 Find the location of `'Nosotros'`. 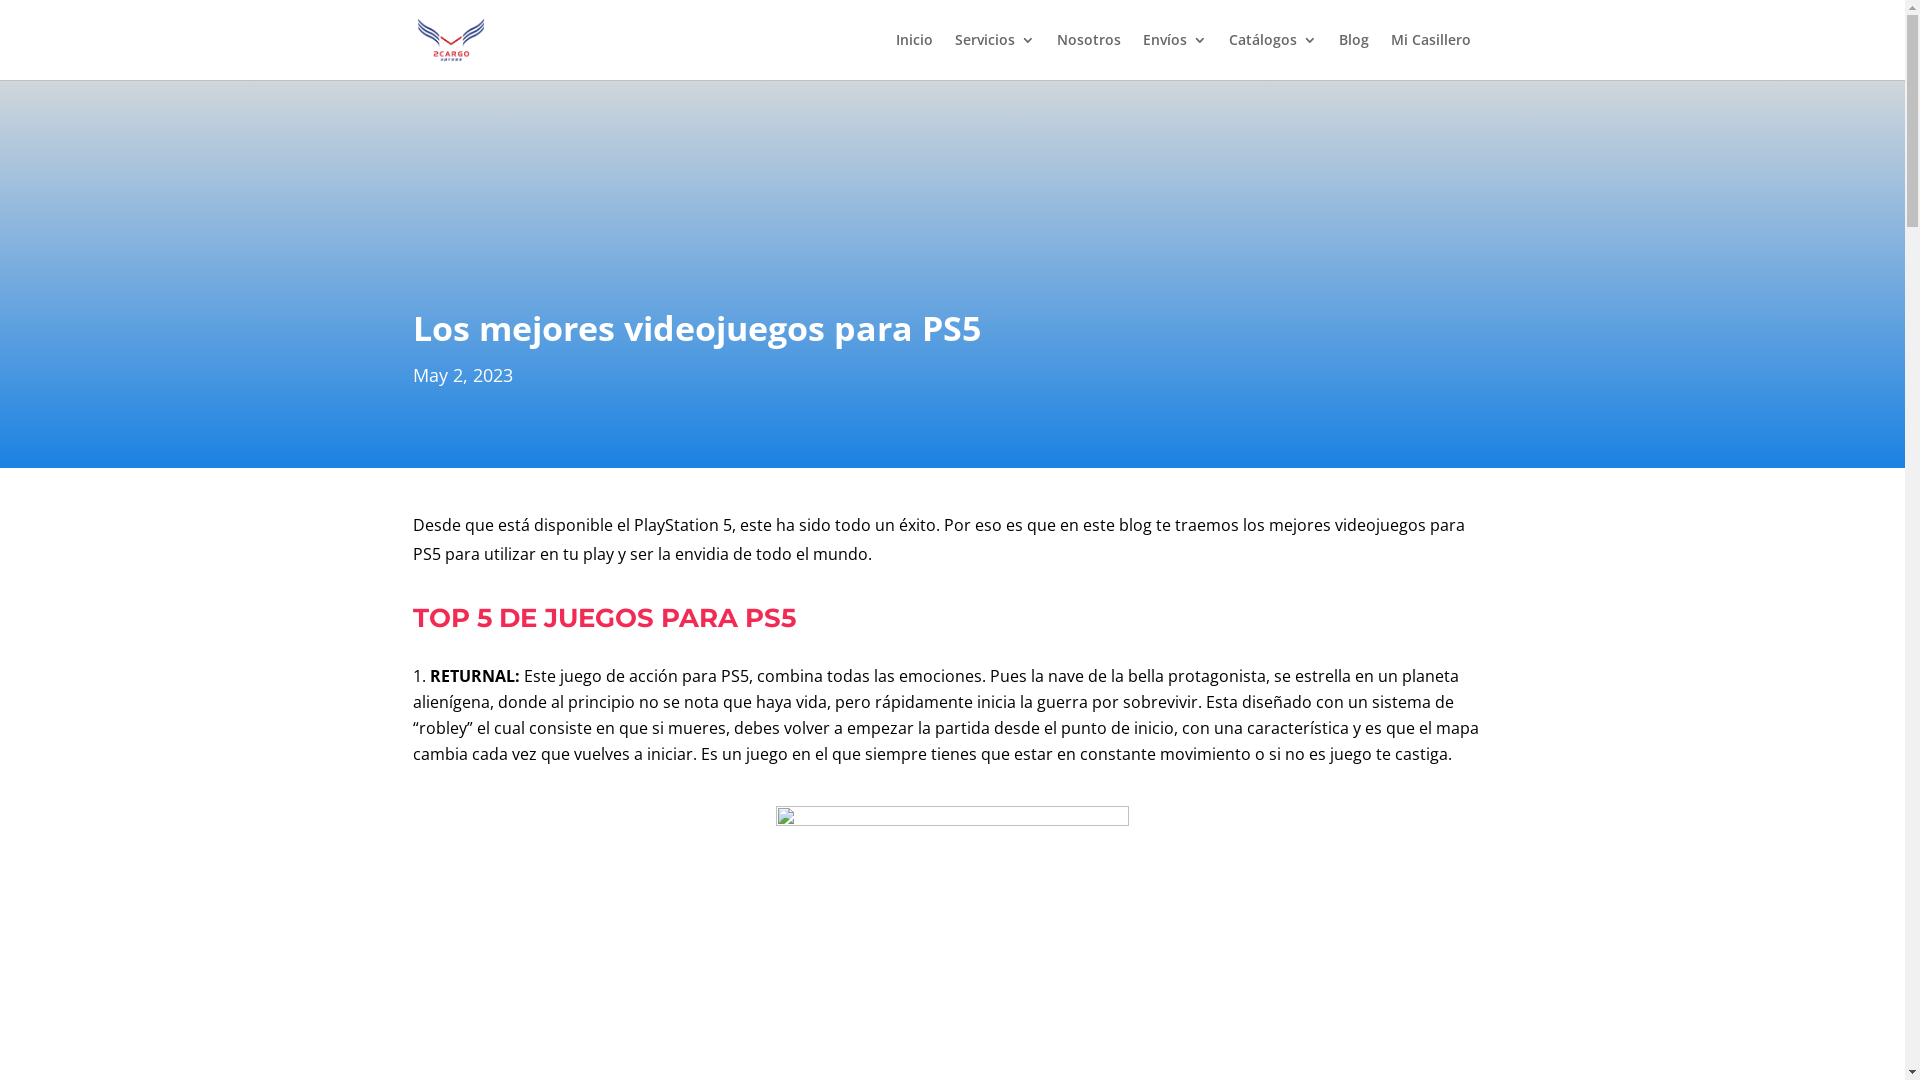

'Nosotros' is located at coordinates (1055, 55).